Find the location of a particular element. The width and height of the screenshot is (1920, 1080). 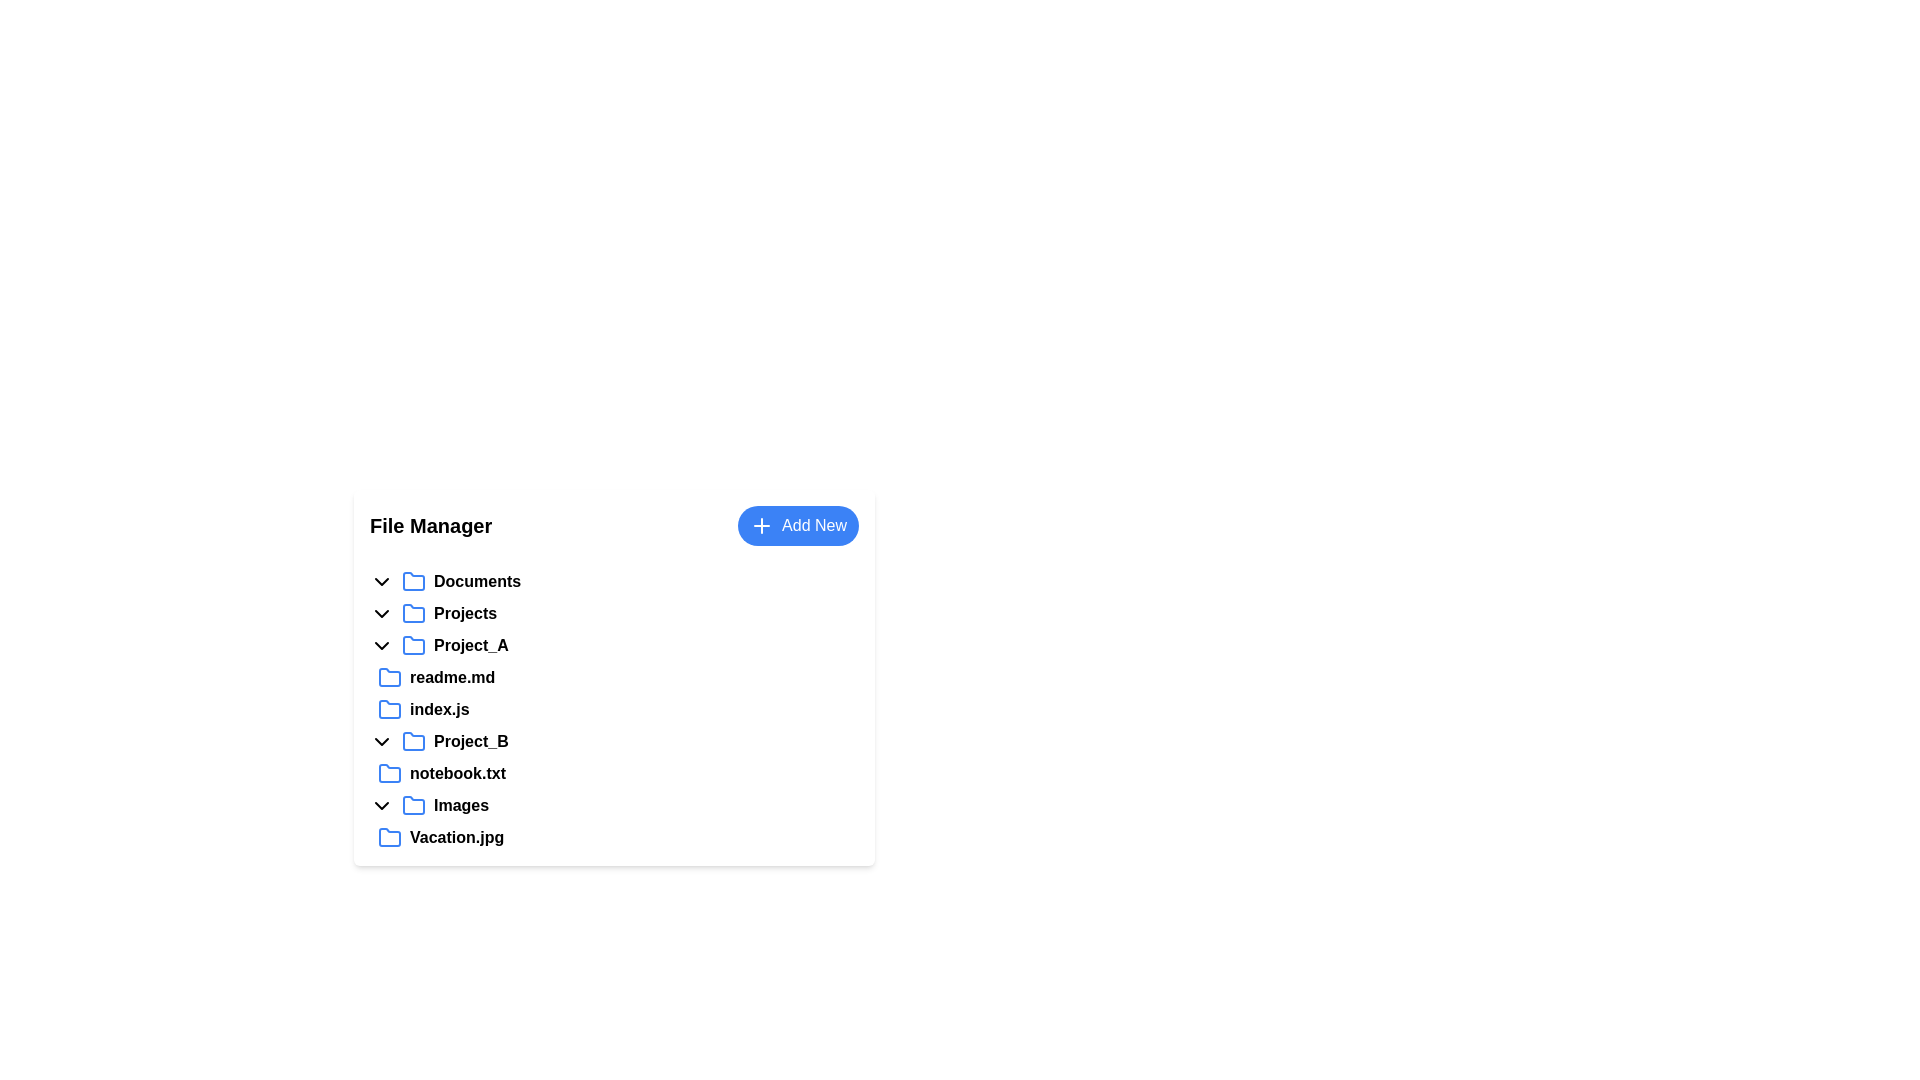

the 'readme.md' file item located under the 'Project_A' folder is located at coordinates (613, 677).